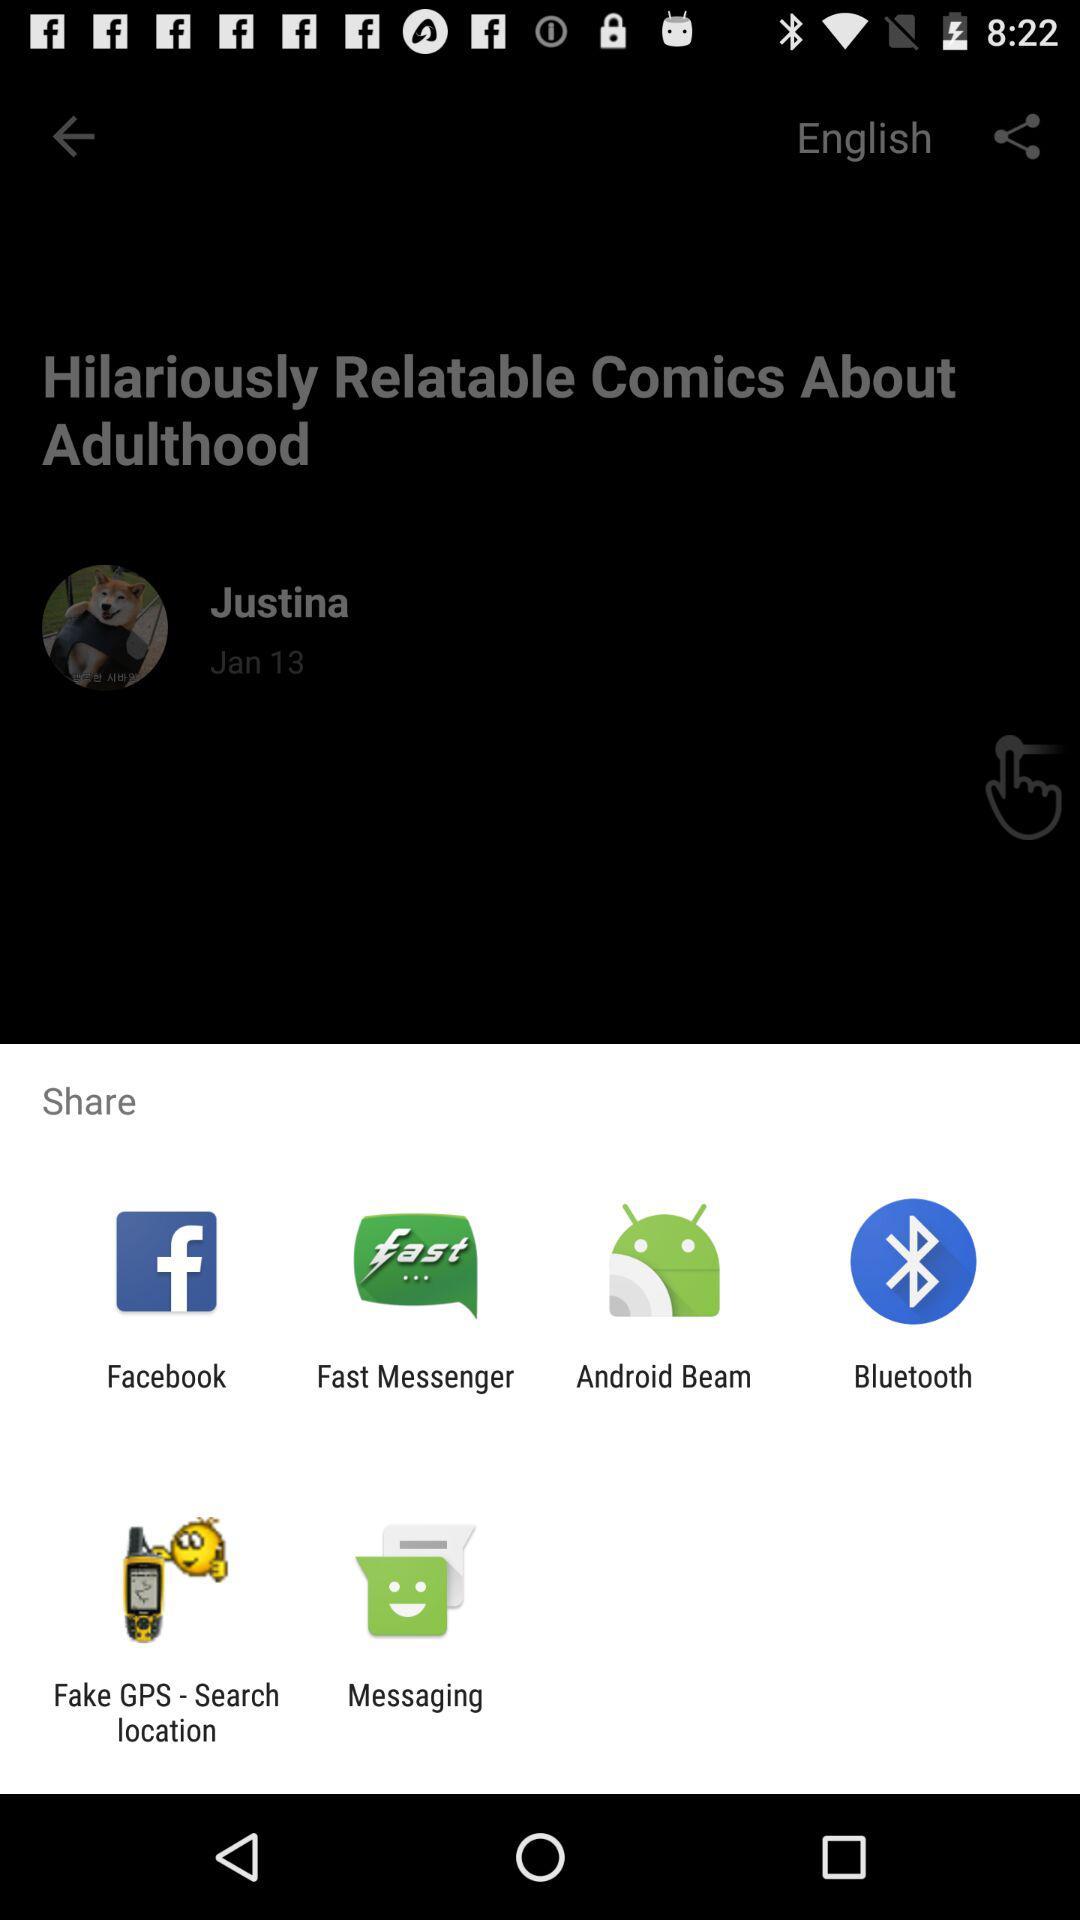 The image size is (1080, 1920). I want to click on the icon next to fast messenger icon, so click(664, 1392).